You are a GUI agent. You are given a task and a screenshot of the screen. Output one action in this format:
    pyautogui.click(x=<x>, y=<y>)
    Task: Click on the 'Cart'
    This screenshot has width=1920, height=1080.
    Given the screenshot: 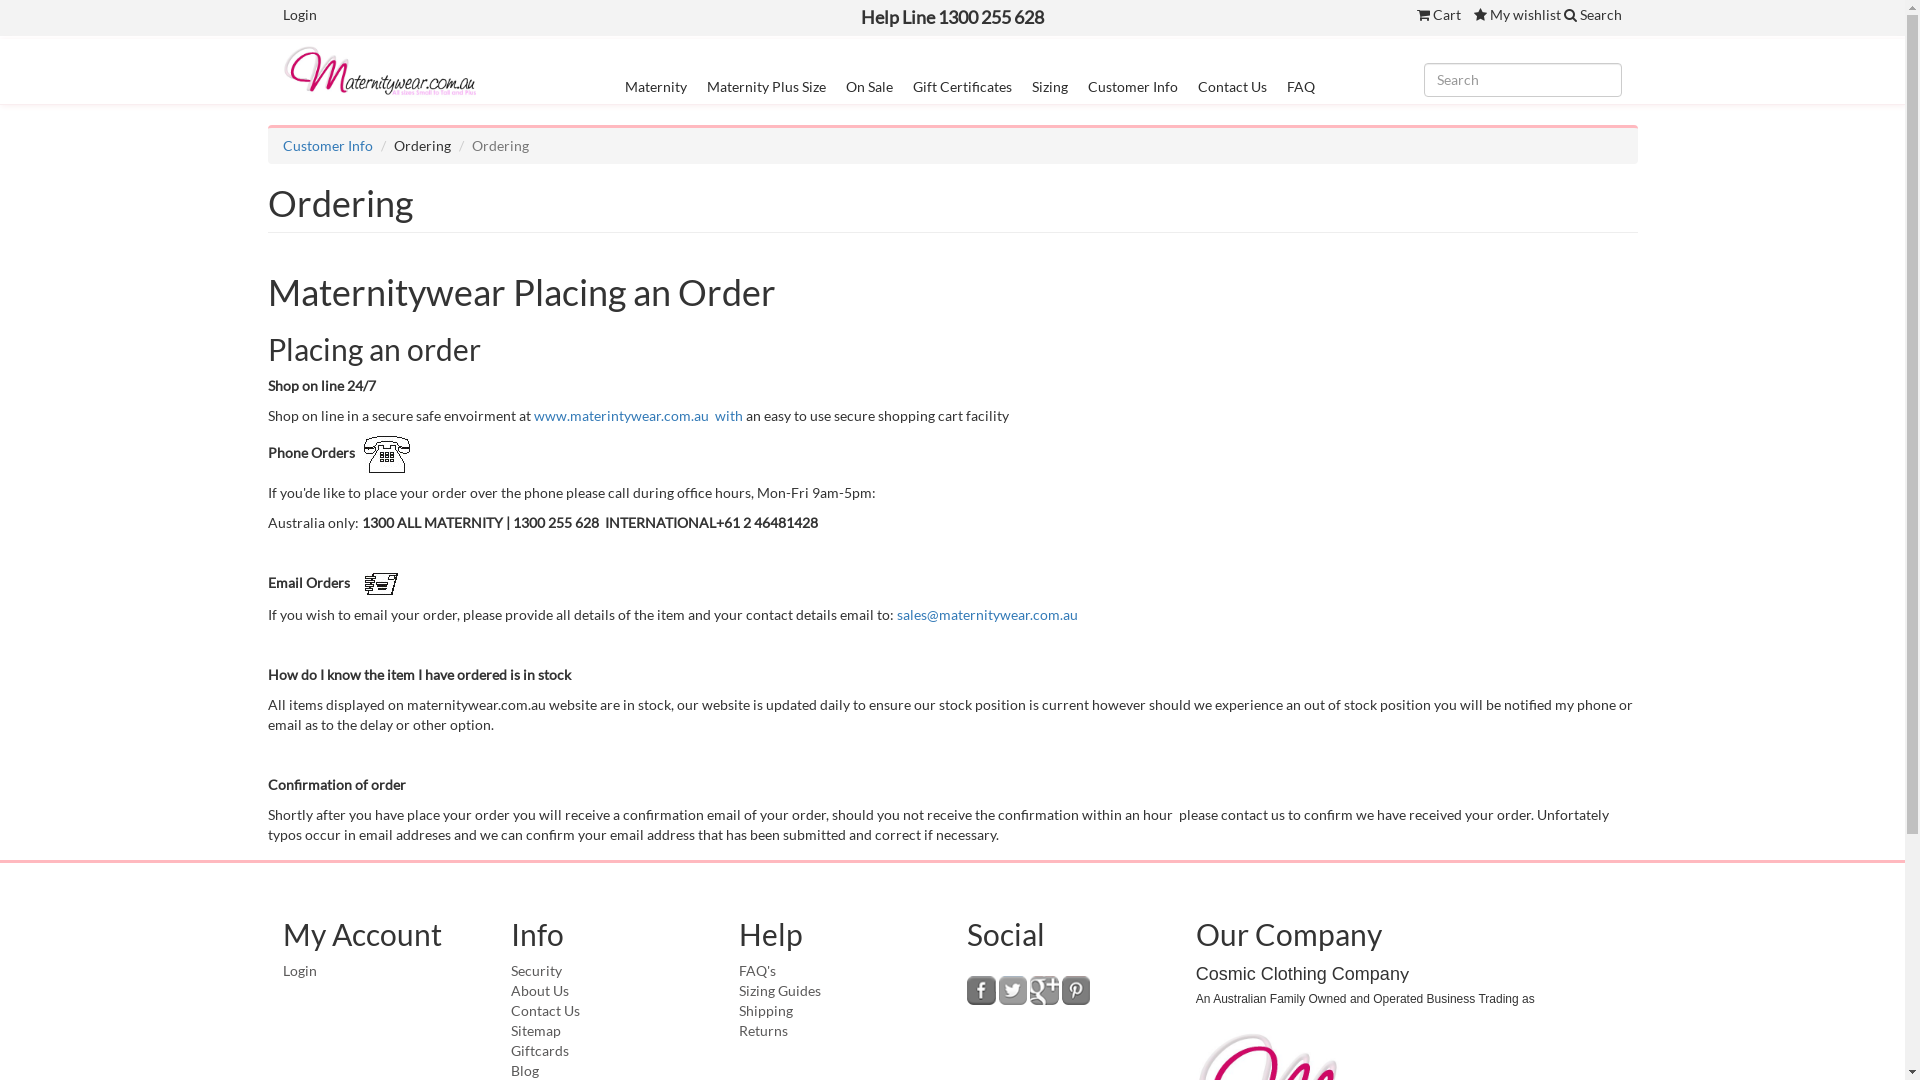 What is the action you would take?
    pyautogui.click(x=1438, y=15)
    